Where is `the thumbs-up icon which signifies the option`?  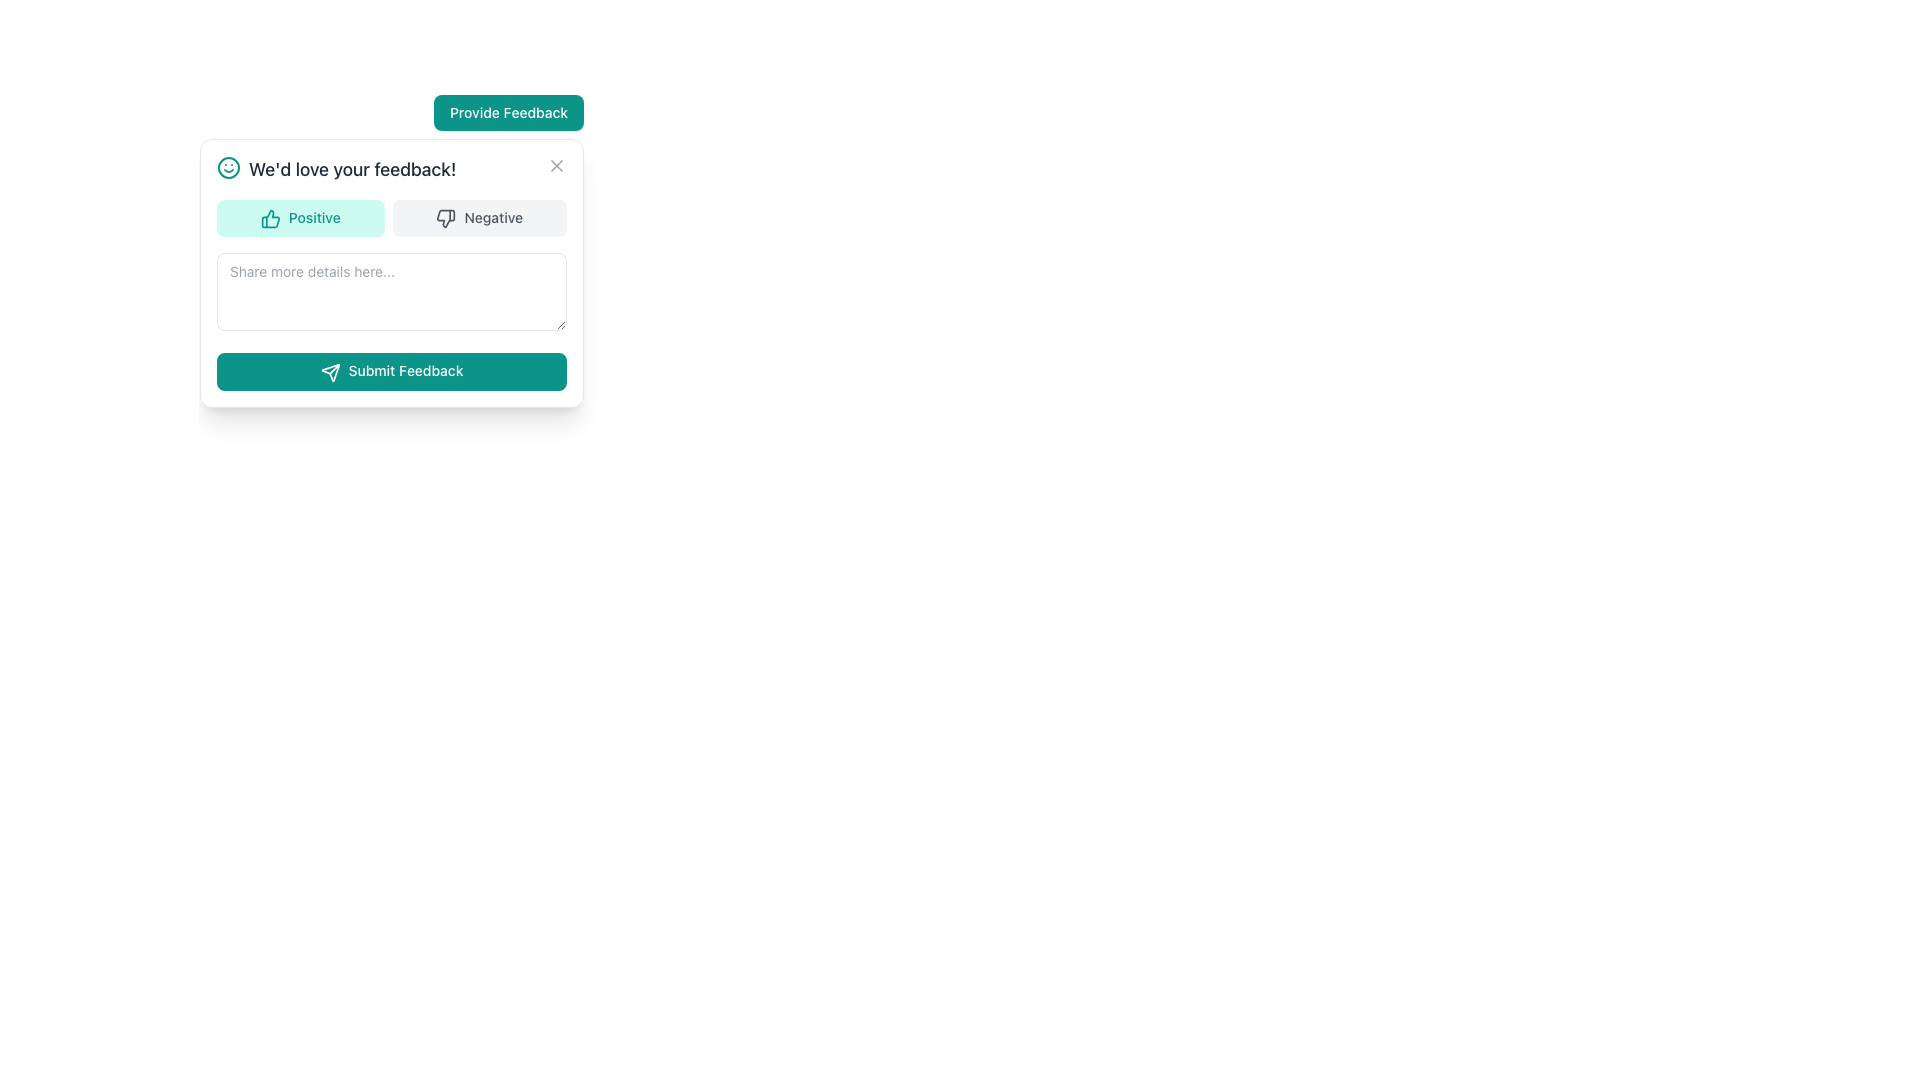
the thumbs-up icon which signifies the option is located at coordinates (269, 219).